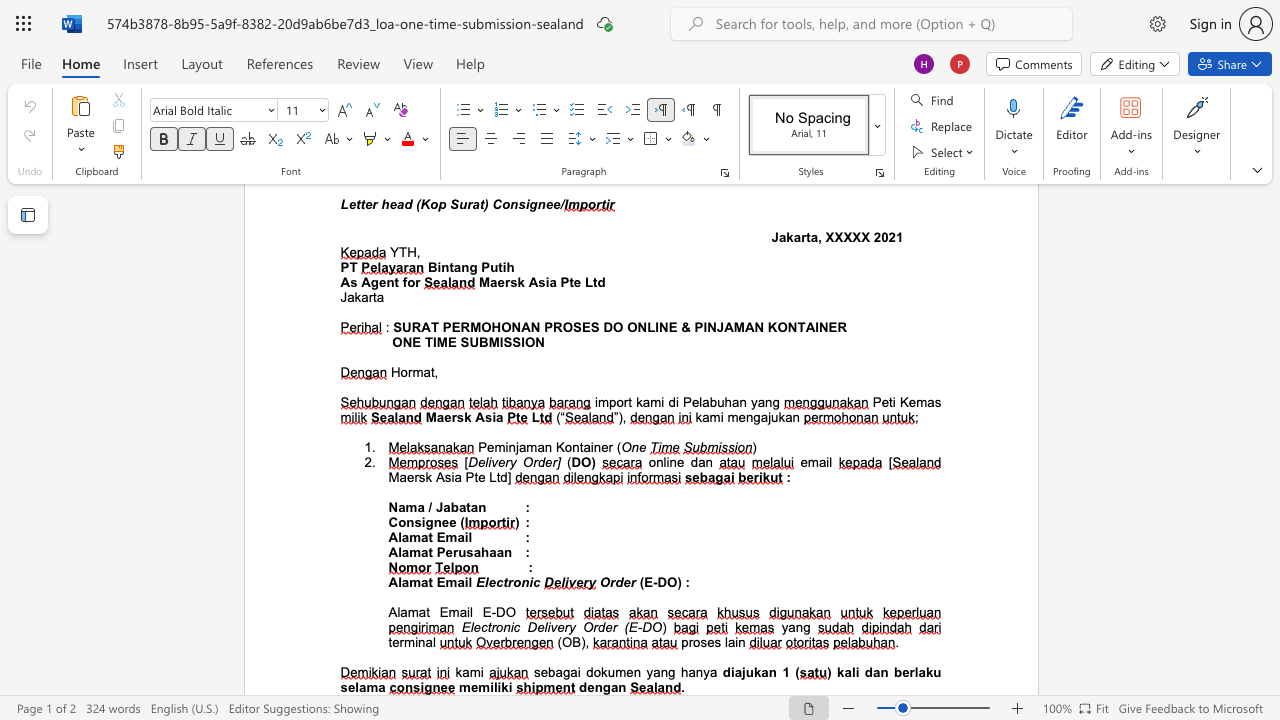  I want to click on the subset text "iki" within the text "memiliki", so click(497, 686).